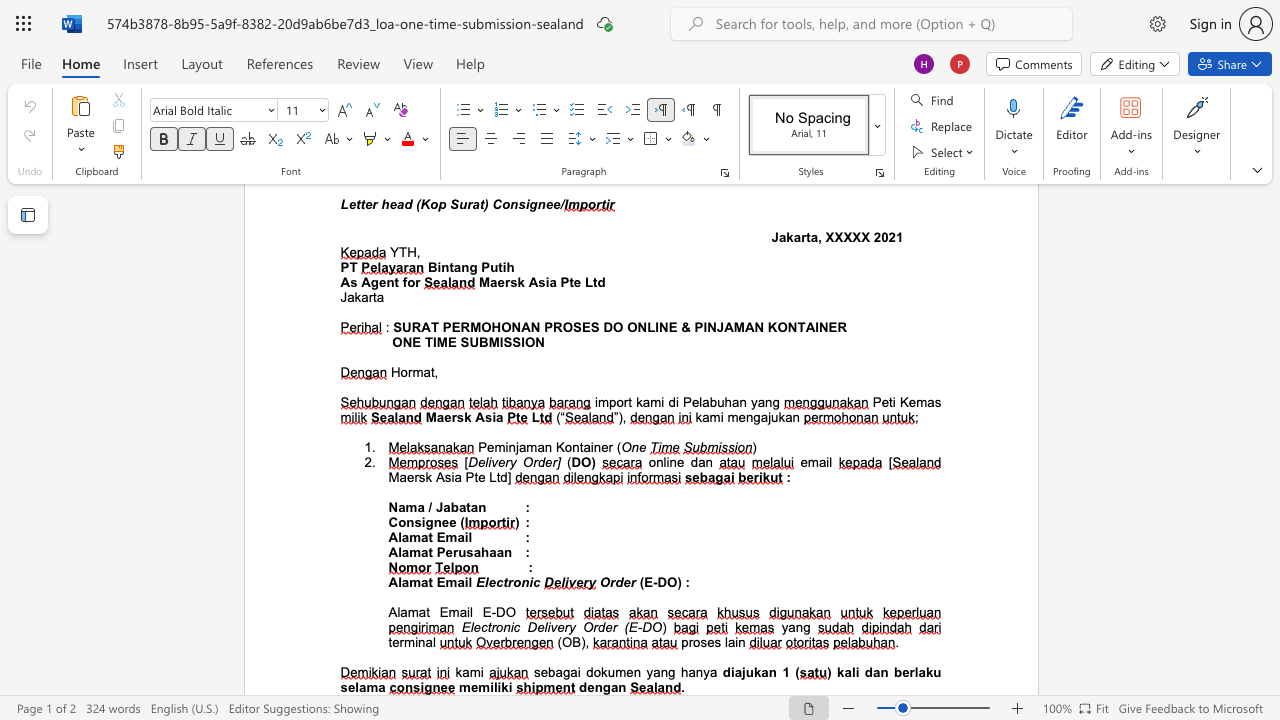  I want to click on the subset text "iki" within the text "memiliki", so click(497, 686).